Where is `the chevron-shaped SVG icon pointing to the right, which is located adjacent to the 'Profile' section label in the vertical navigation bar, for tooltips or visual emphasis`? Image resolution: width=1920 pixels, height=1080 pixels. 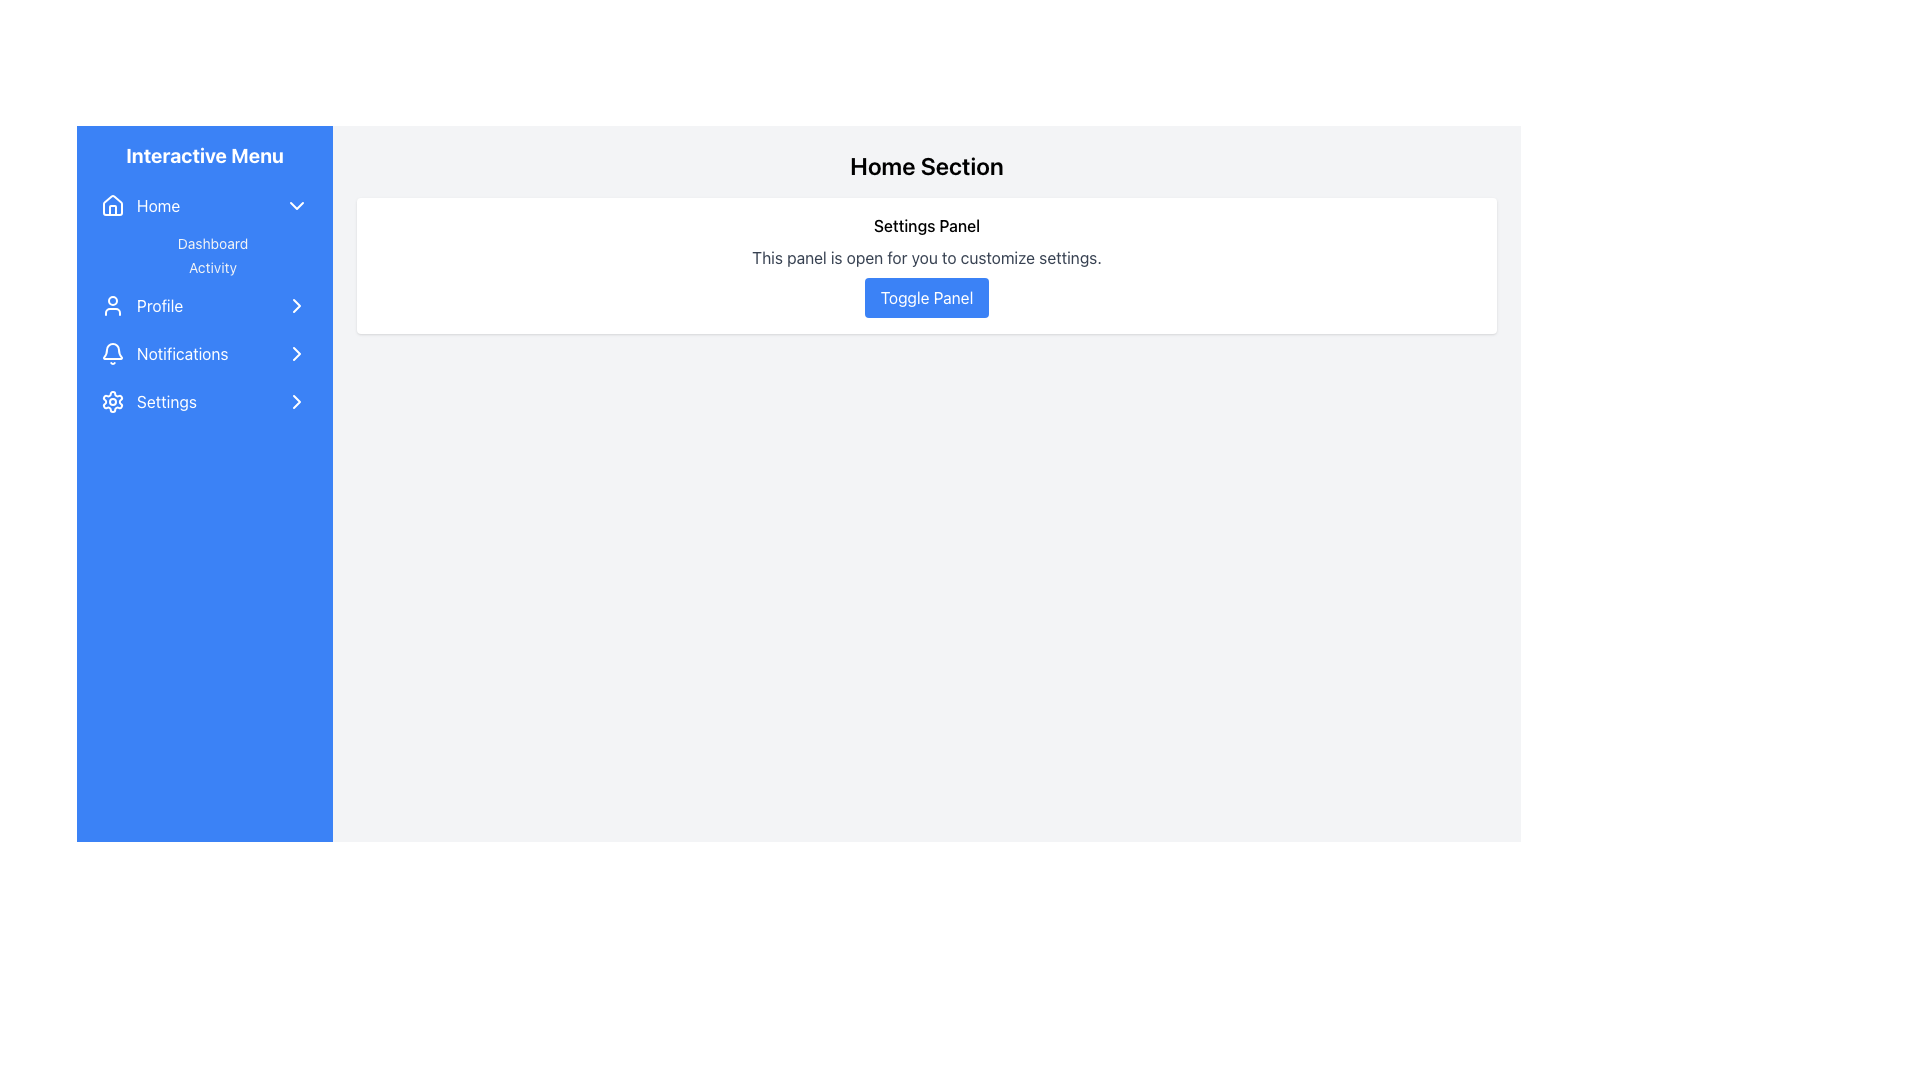 the chevron-shaped SVG icon pointing to the right, which is located adjacent to the 'Profile' section label in the vertical navigation bar, for tooltips or visual emphasis is located at coordinates (296, 305).